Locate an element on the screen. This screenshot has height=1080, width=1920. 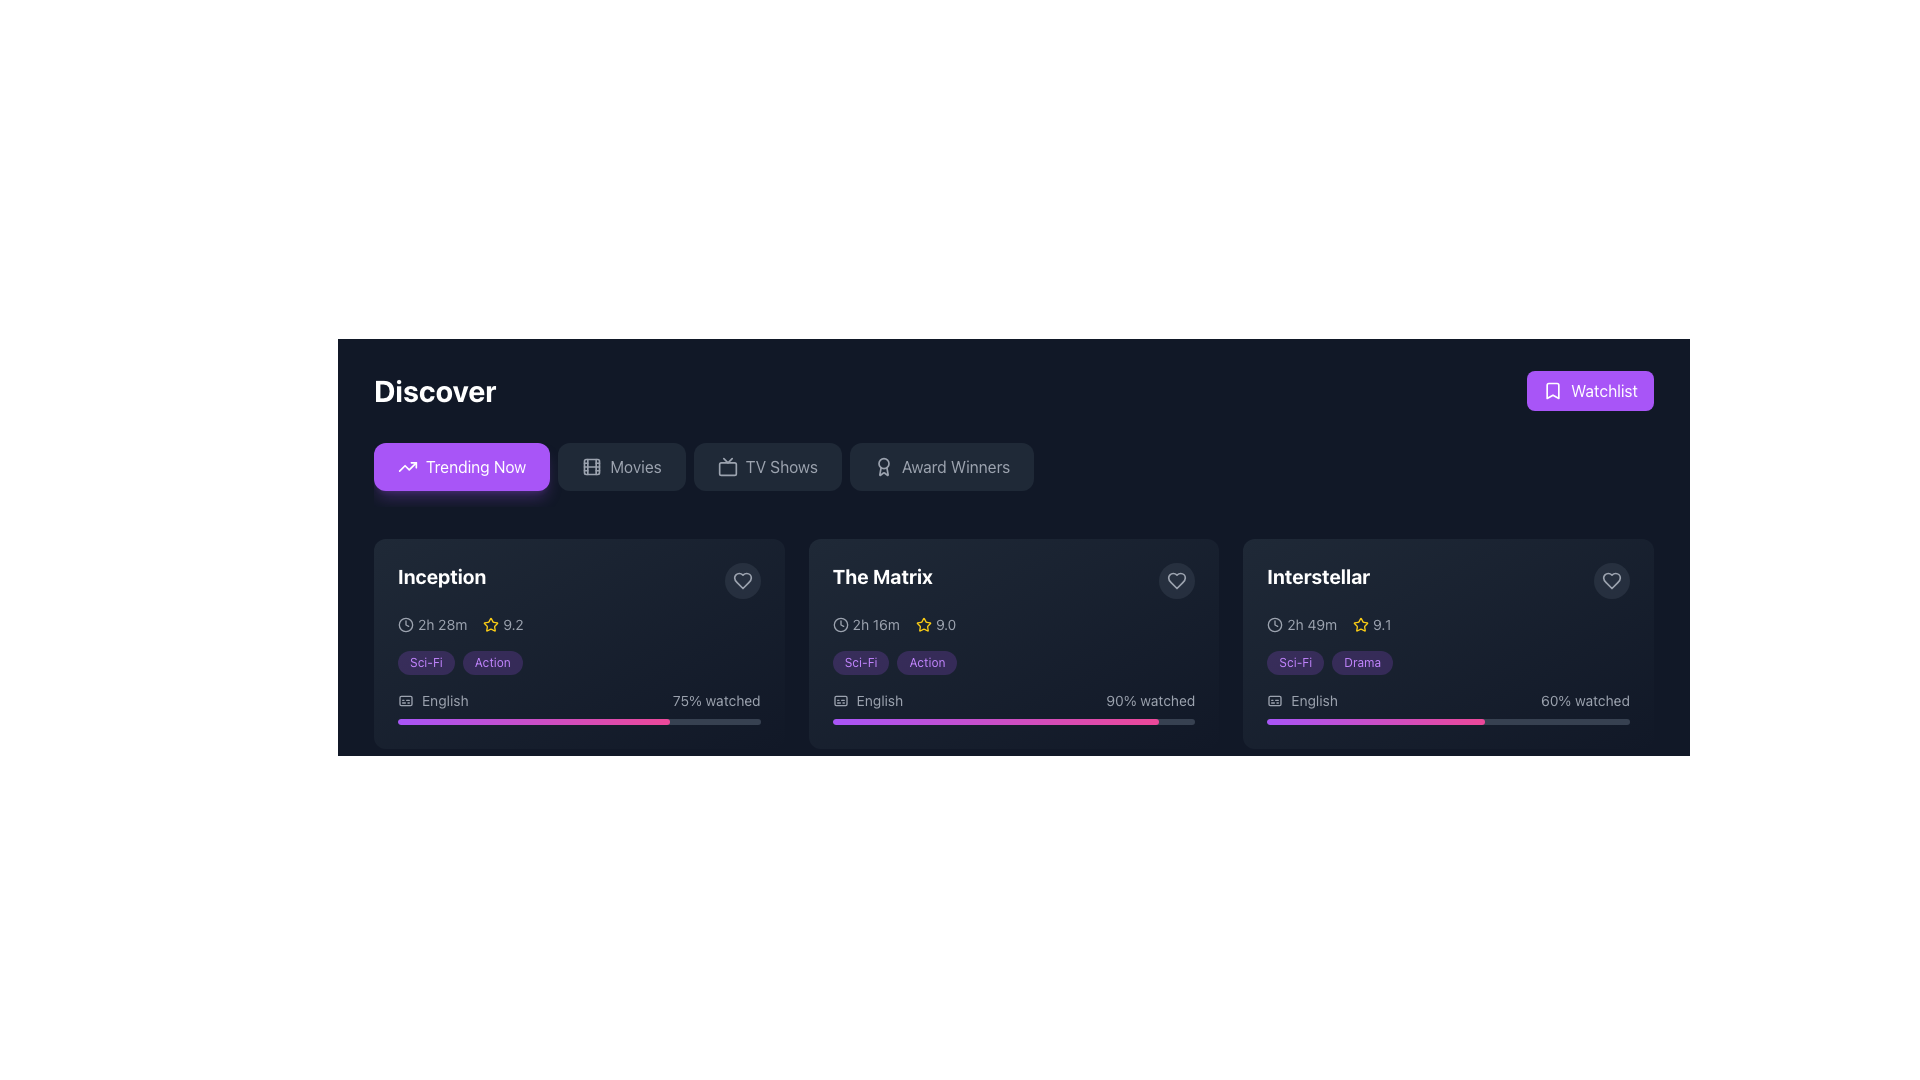
the 'Award Winners' button in the horizontal menu bar to filter for award winners is located at coordinates (1013, 474).